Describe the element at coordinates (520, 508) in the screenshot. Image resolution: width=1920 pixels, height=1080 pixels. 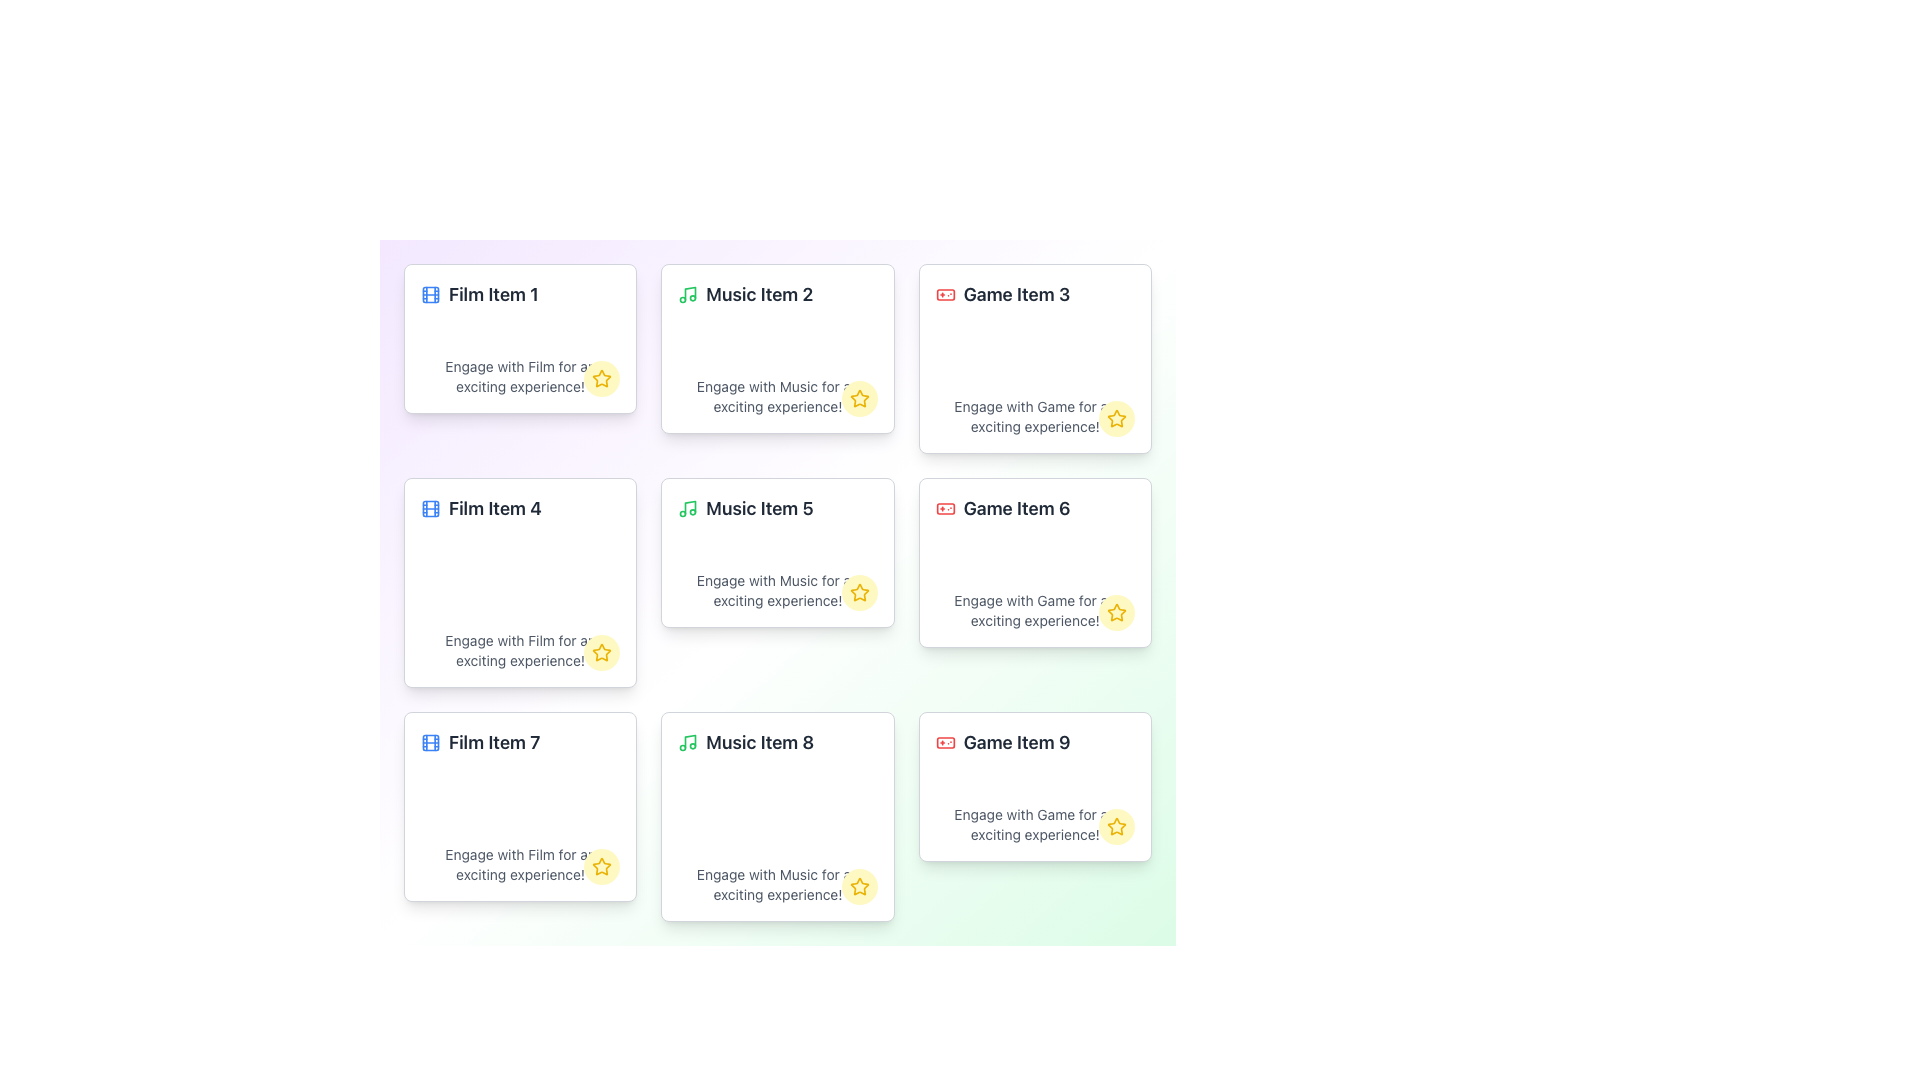
I see `the Text Label with Icon that serves as the title of the card, located in the second row, first column of the card-style grid layout, aligned to the left above the subtitle 'Engage with Film for an exciting experience!'` at that location.